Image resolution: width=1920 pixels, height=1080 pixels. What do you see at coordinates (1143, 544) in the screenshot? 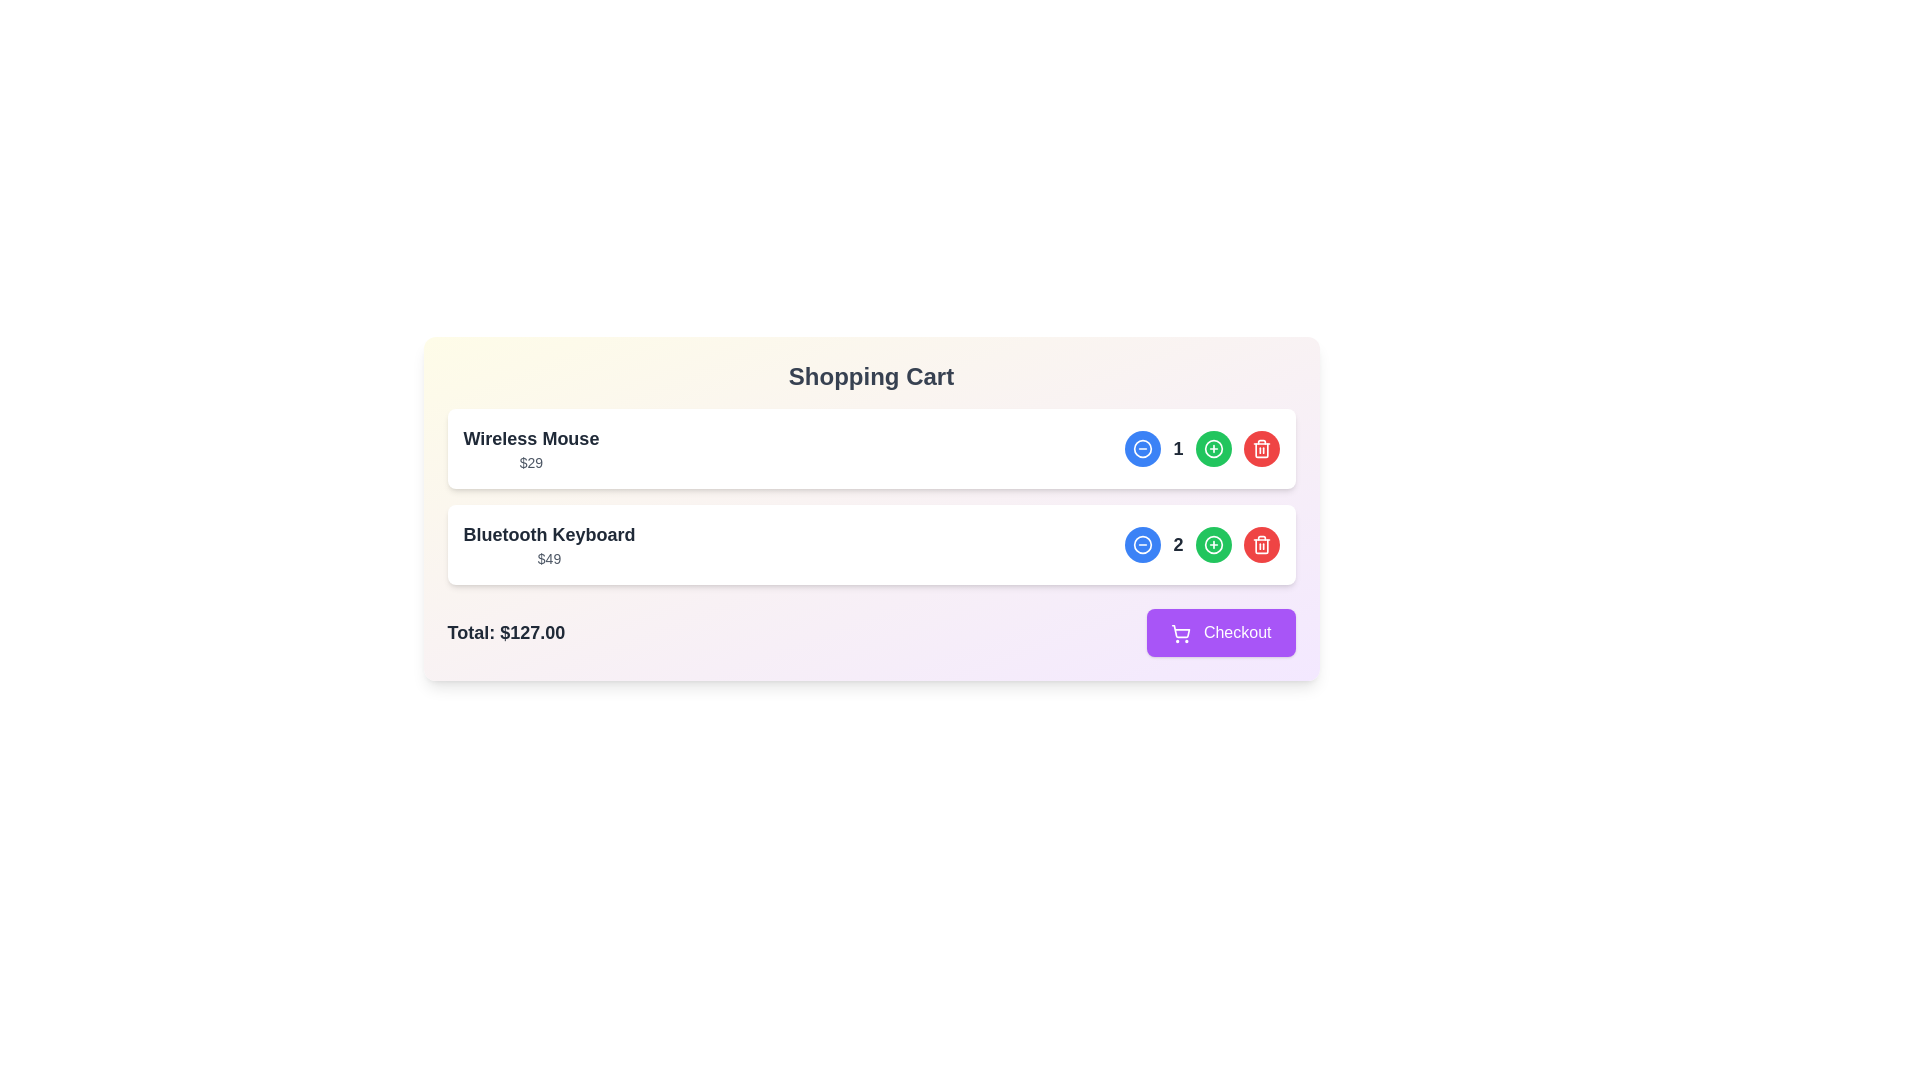
I see `the circular blue button with a minus icon, which is positioned to the left of the increment button in the second row for the 'Bluetooth Keyboard' item` at bounding box center [1143, 544].